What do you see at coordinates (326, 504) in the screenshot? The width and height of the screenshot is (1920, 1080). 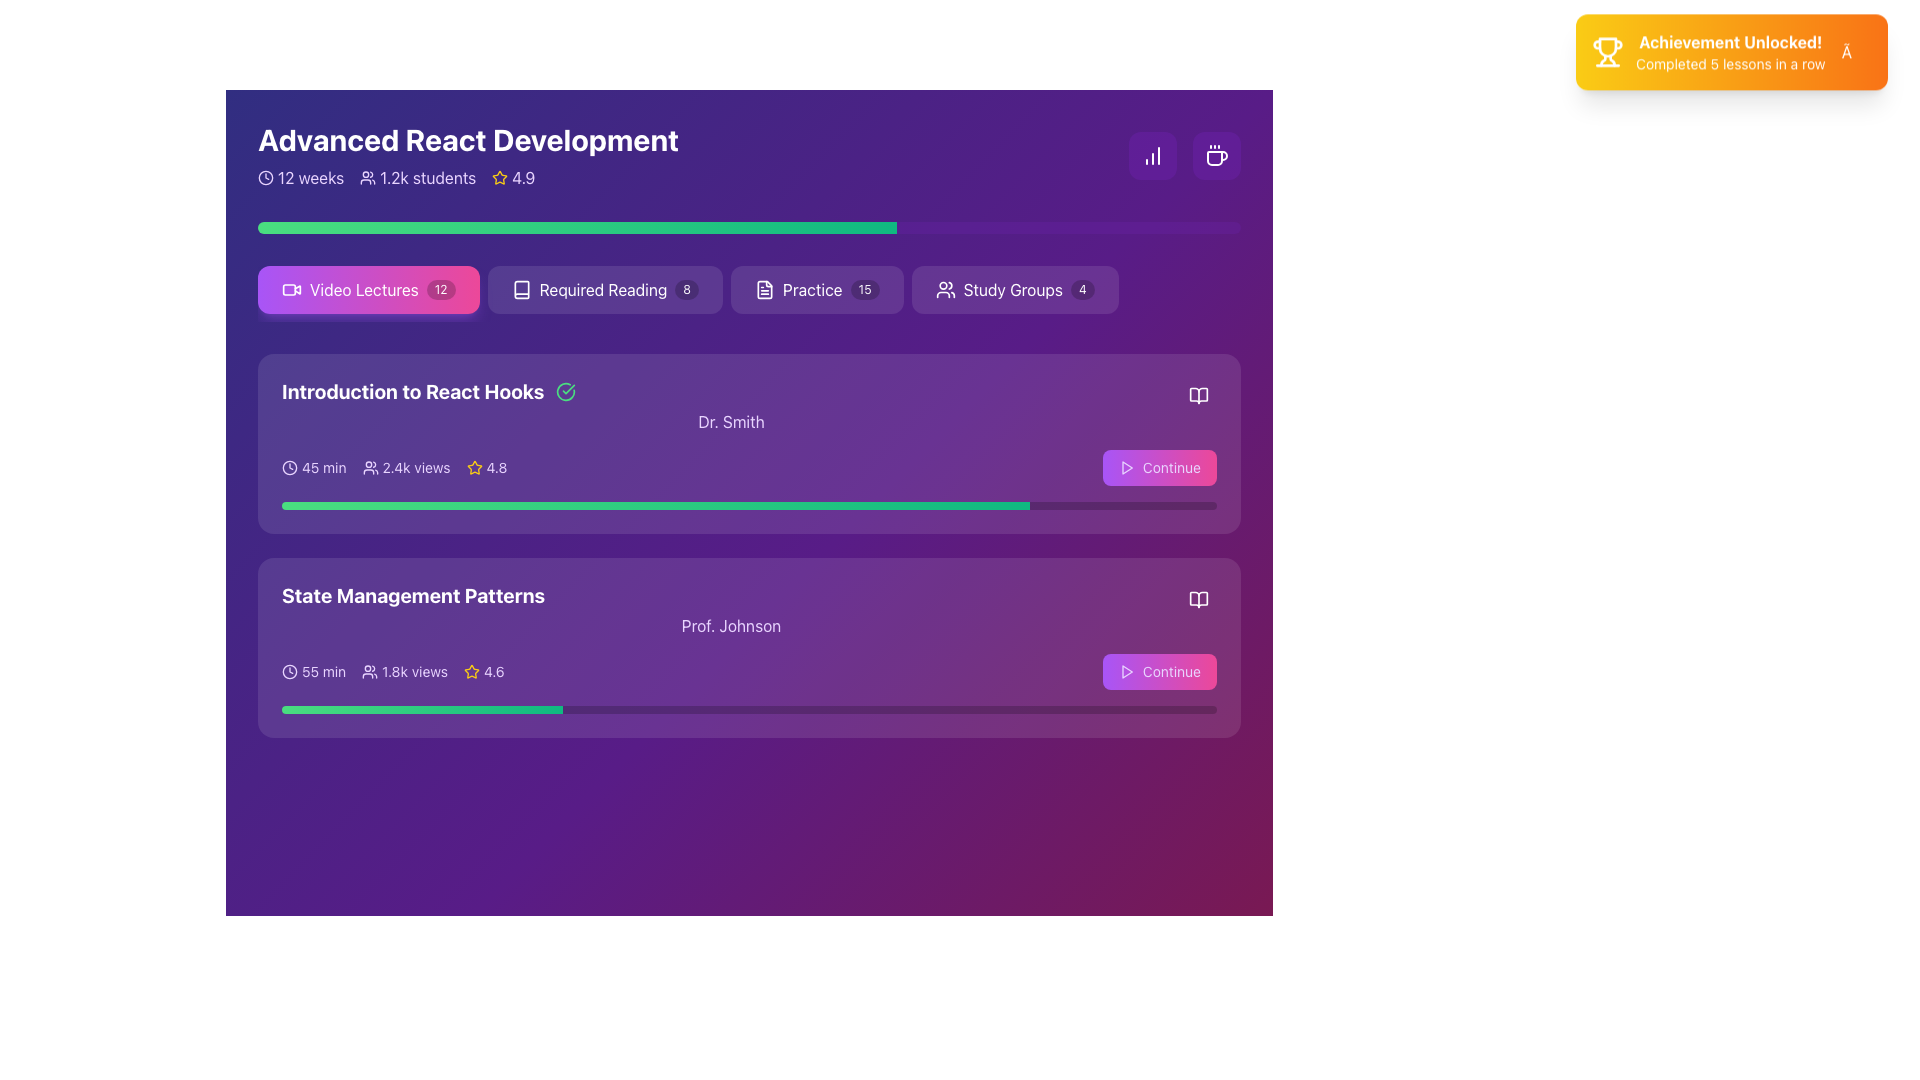 I see `slider value` at bounding box center [326, 504].